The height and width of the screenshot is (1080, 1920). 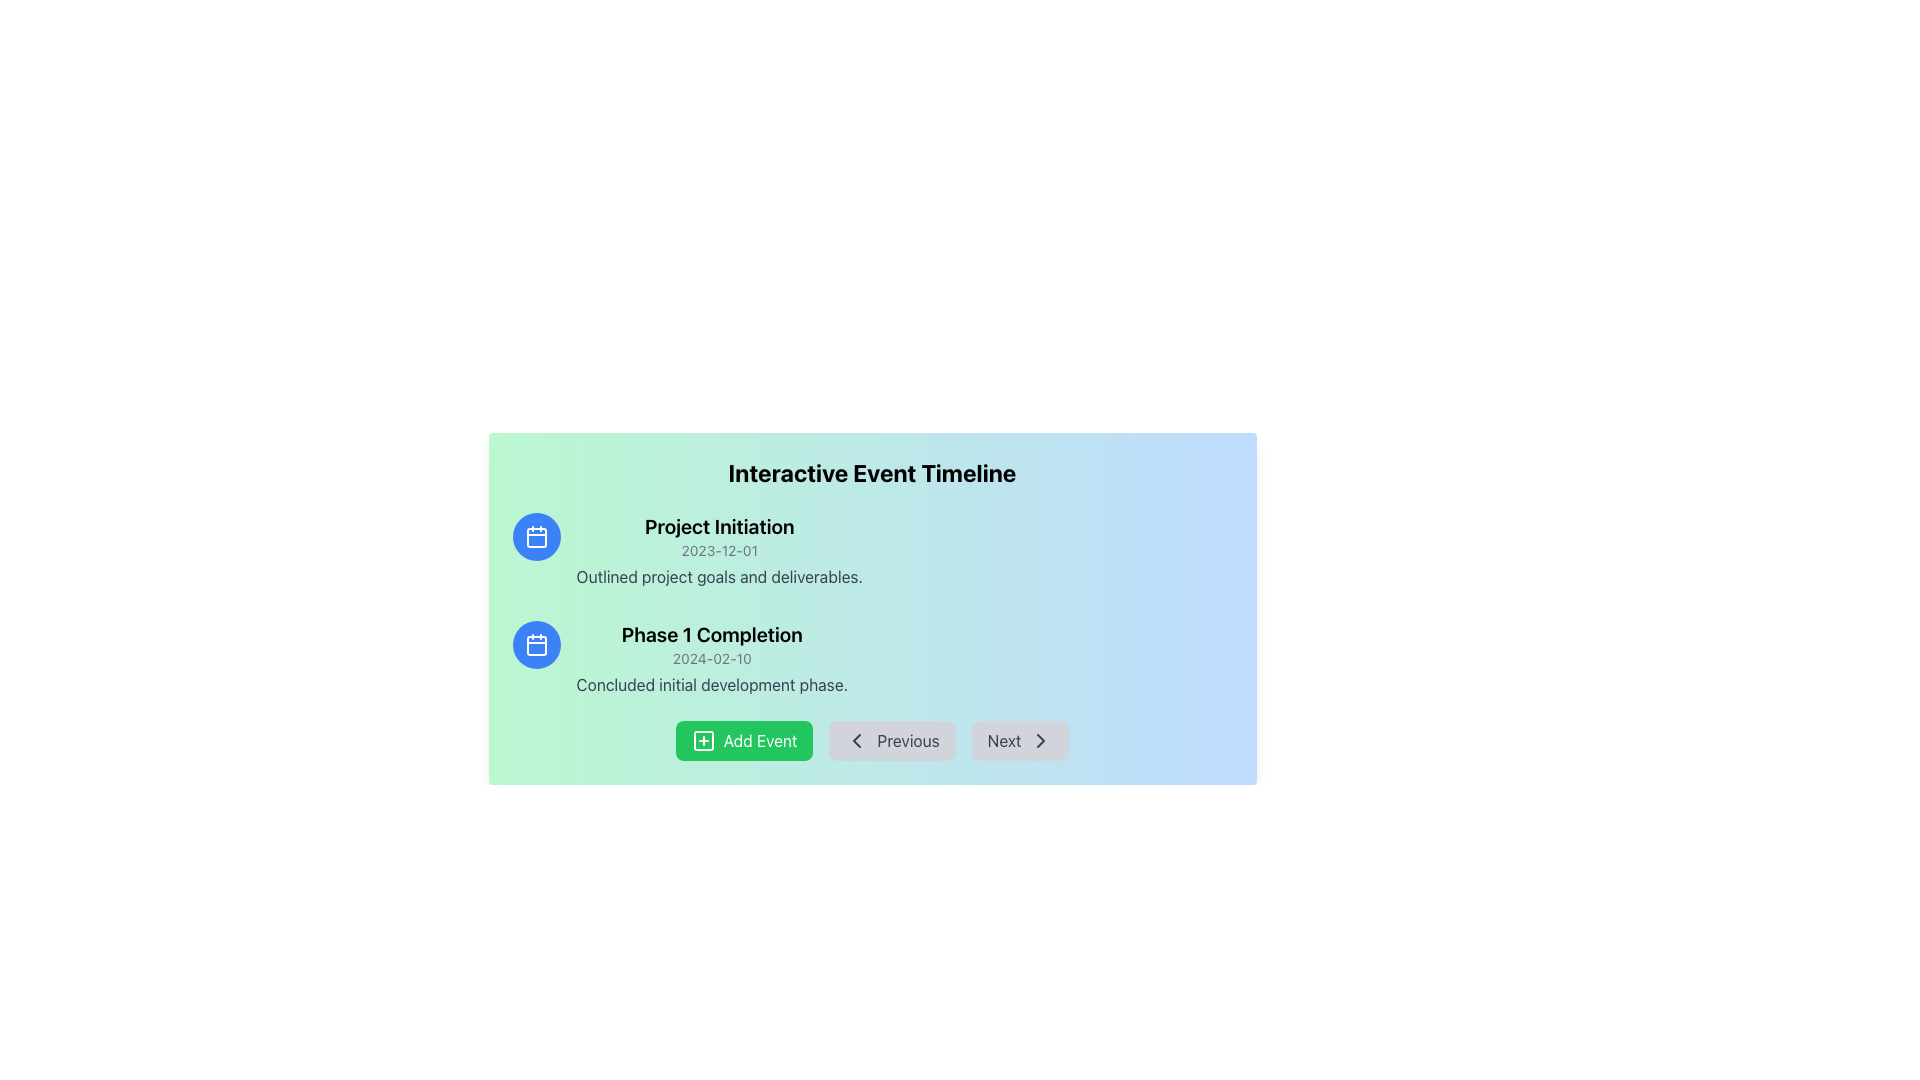 What do you see at coordinates (712, 659) in the screenshot?
I see `the timestamp text label that indicates the date associated with the event, located below 'Phase 1 Completion' and above 'Concluded initial development phase'` at bounding box center [712, 659].